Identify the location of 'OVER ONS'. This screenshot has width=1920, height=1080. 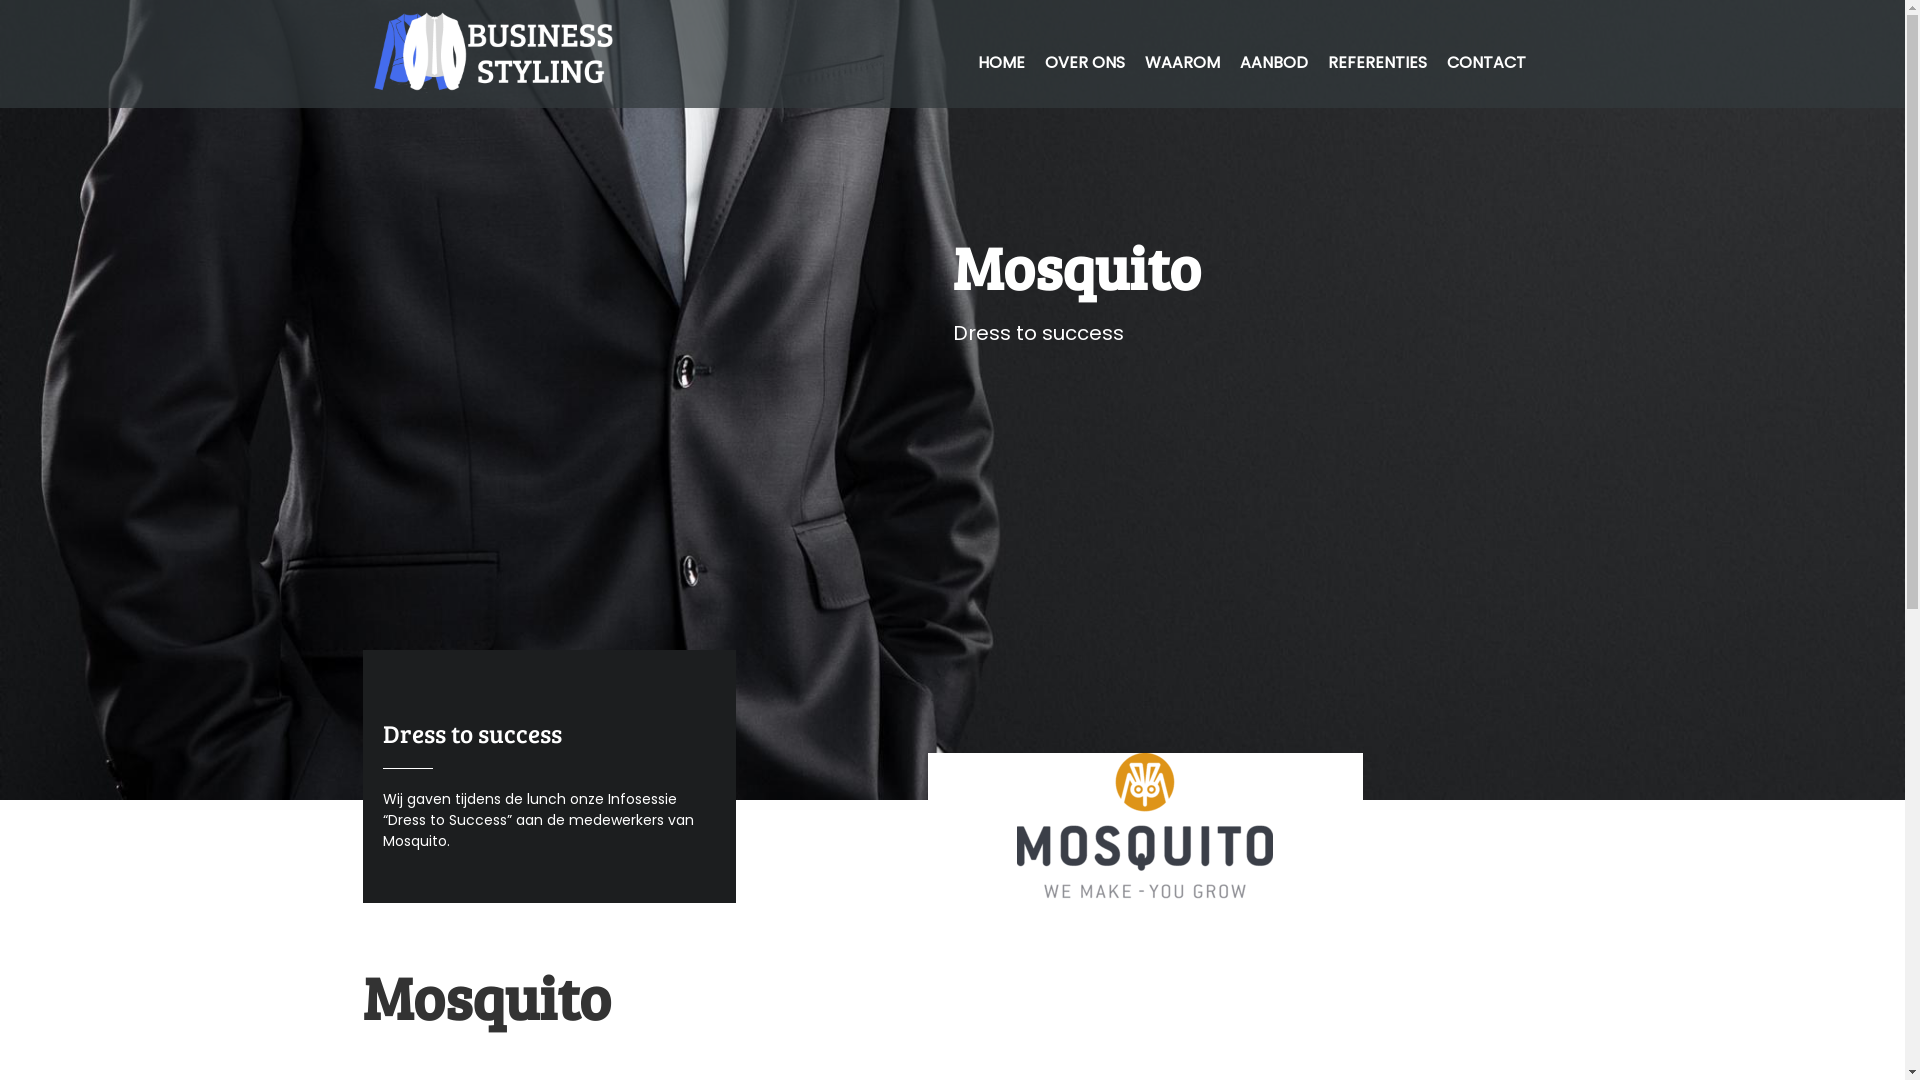
(1083, 61).